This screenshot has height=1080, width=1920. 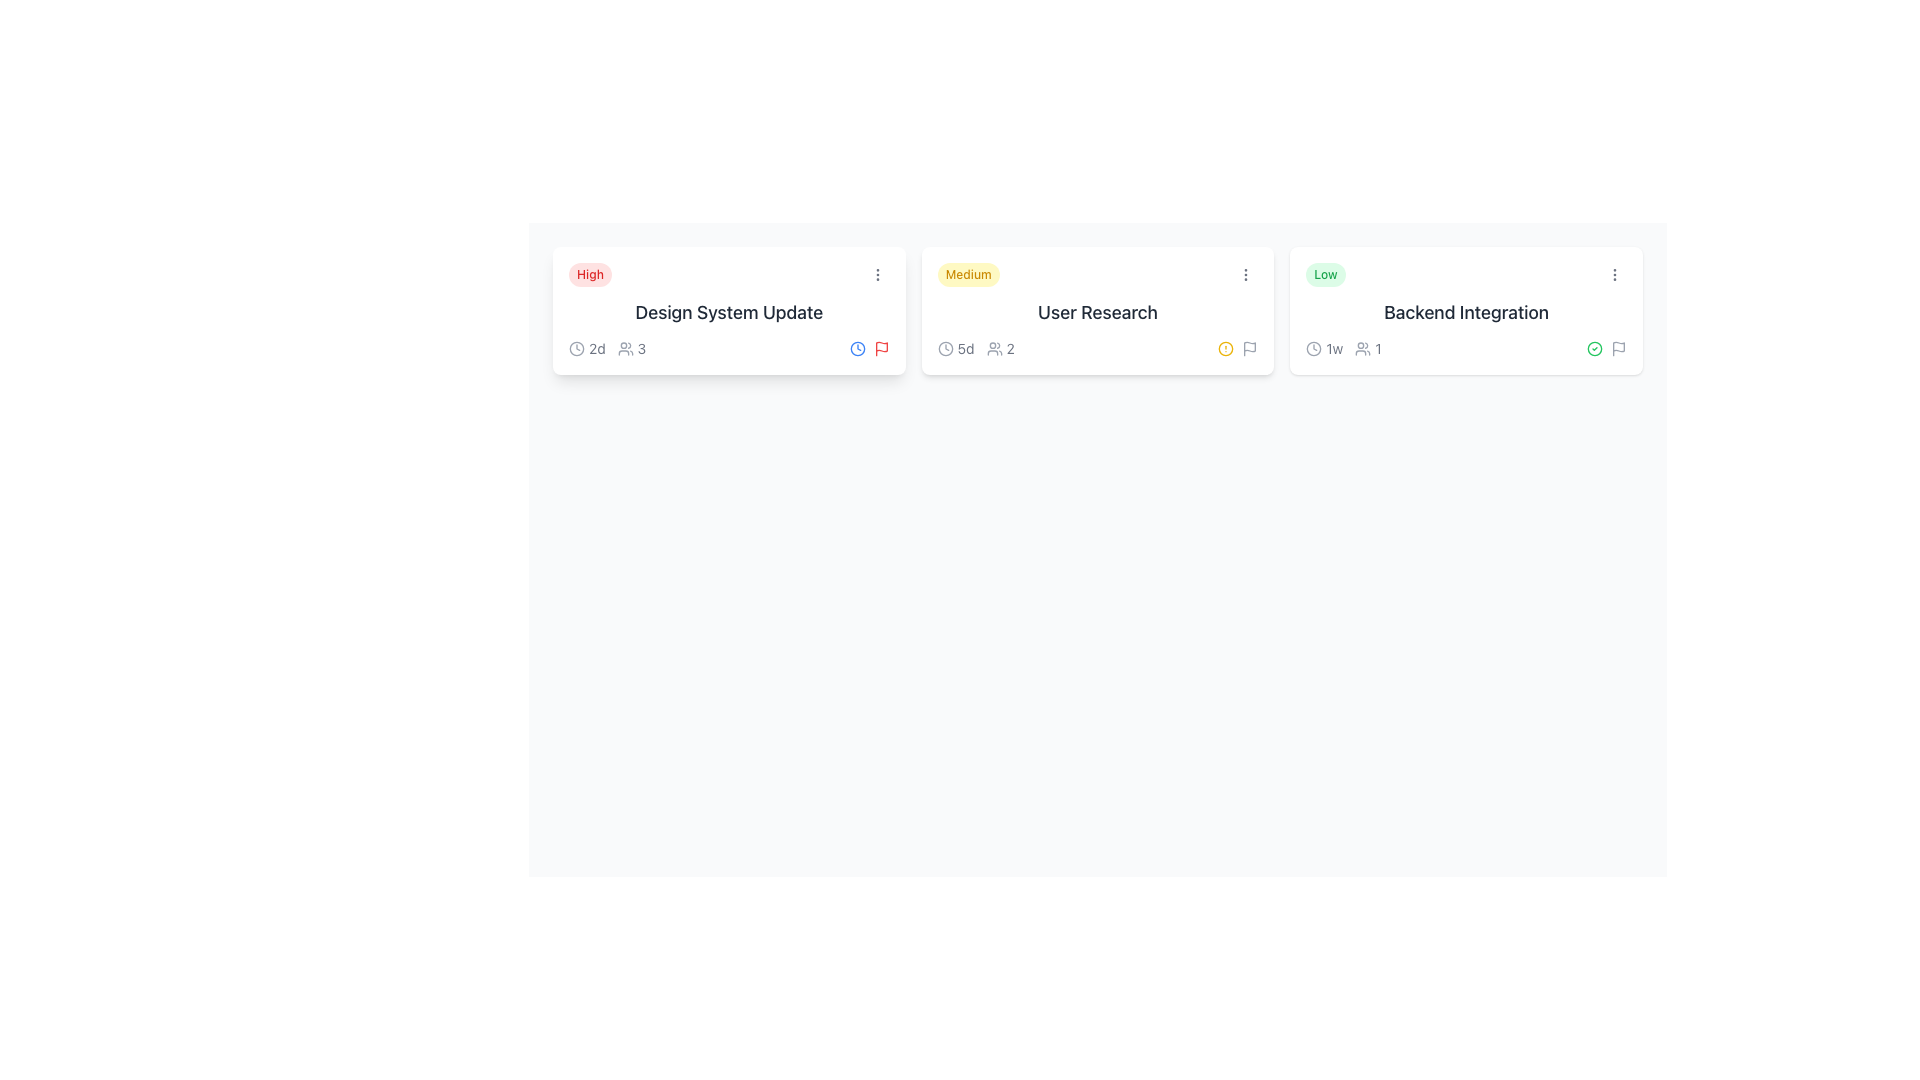 I want to click on the time-related attribute icon in the 'User Research' card, located to the left of the '5d' text, so click(x=944, y=347).